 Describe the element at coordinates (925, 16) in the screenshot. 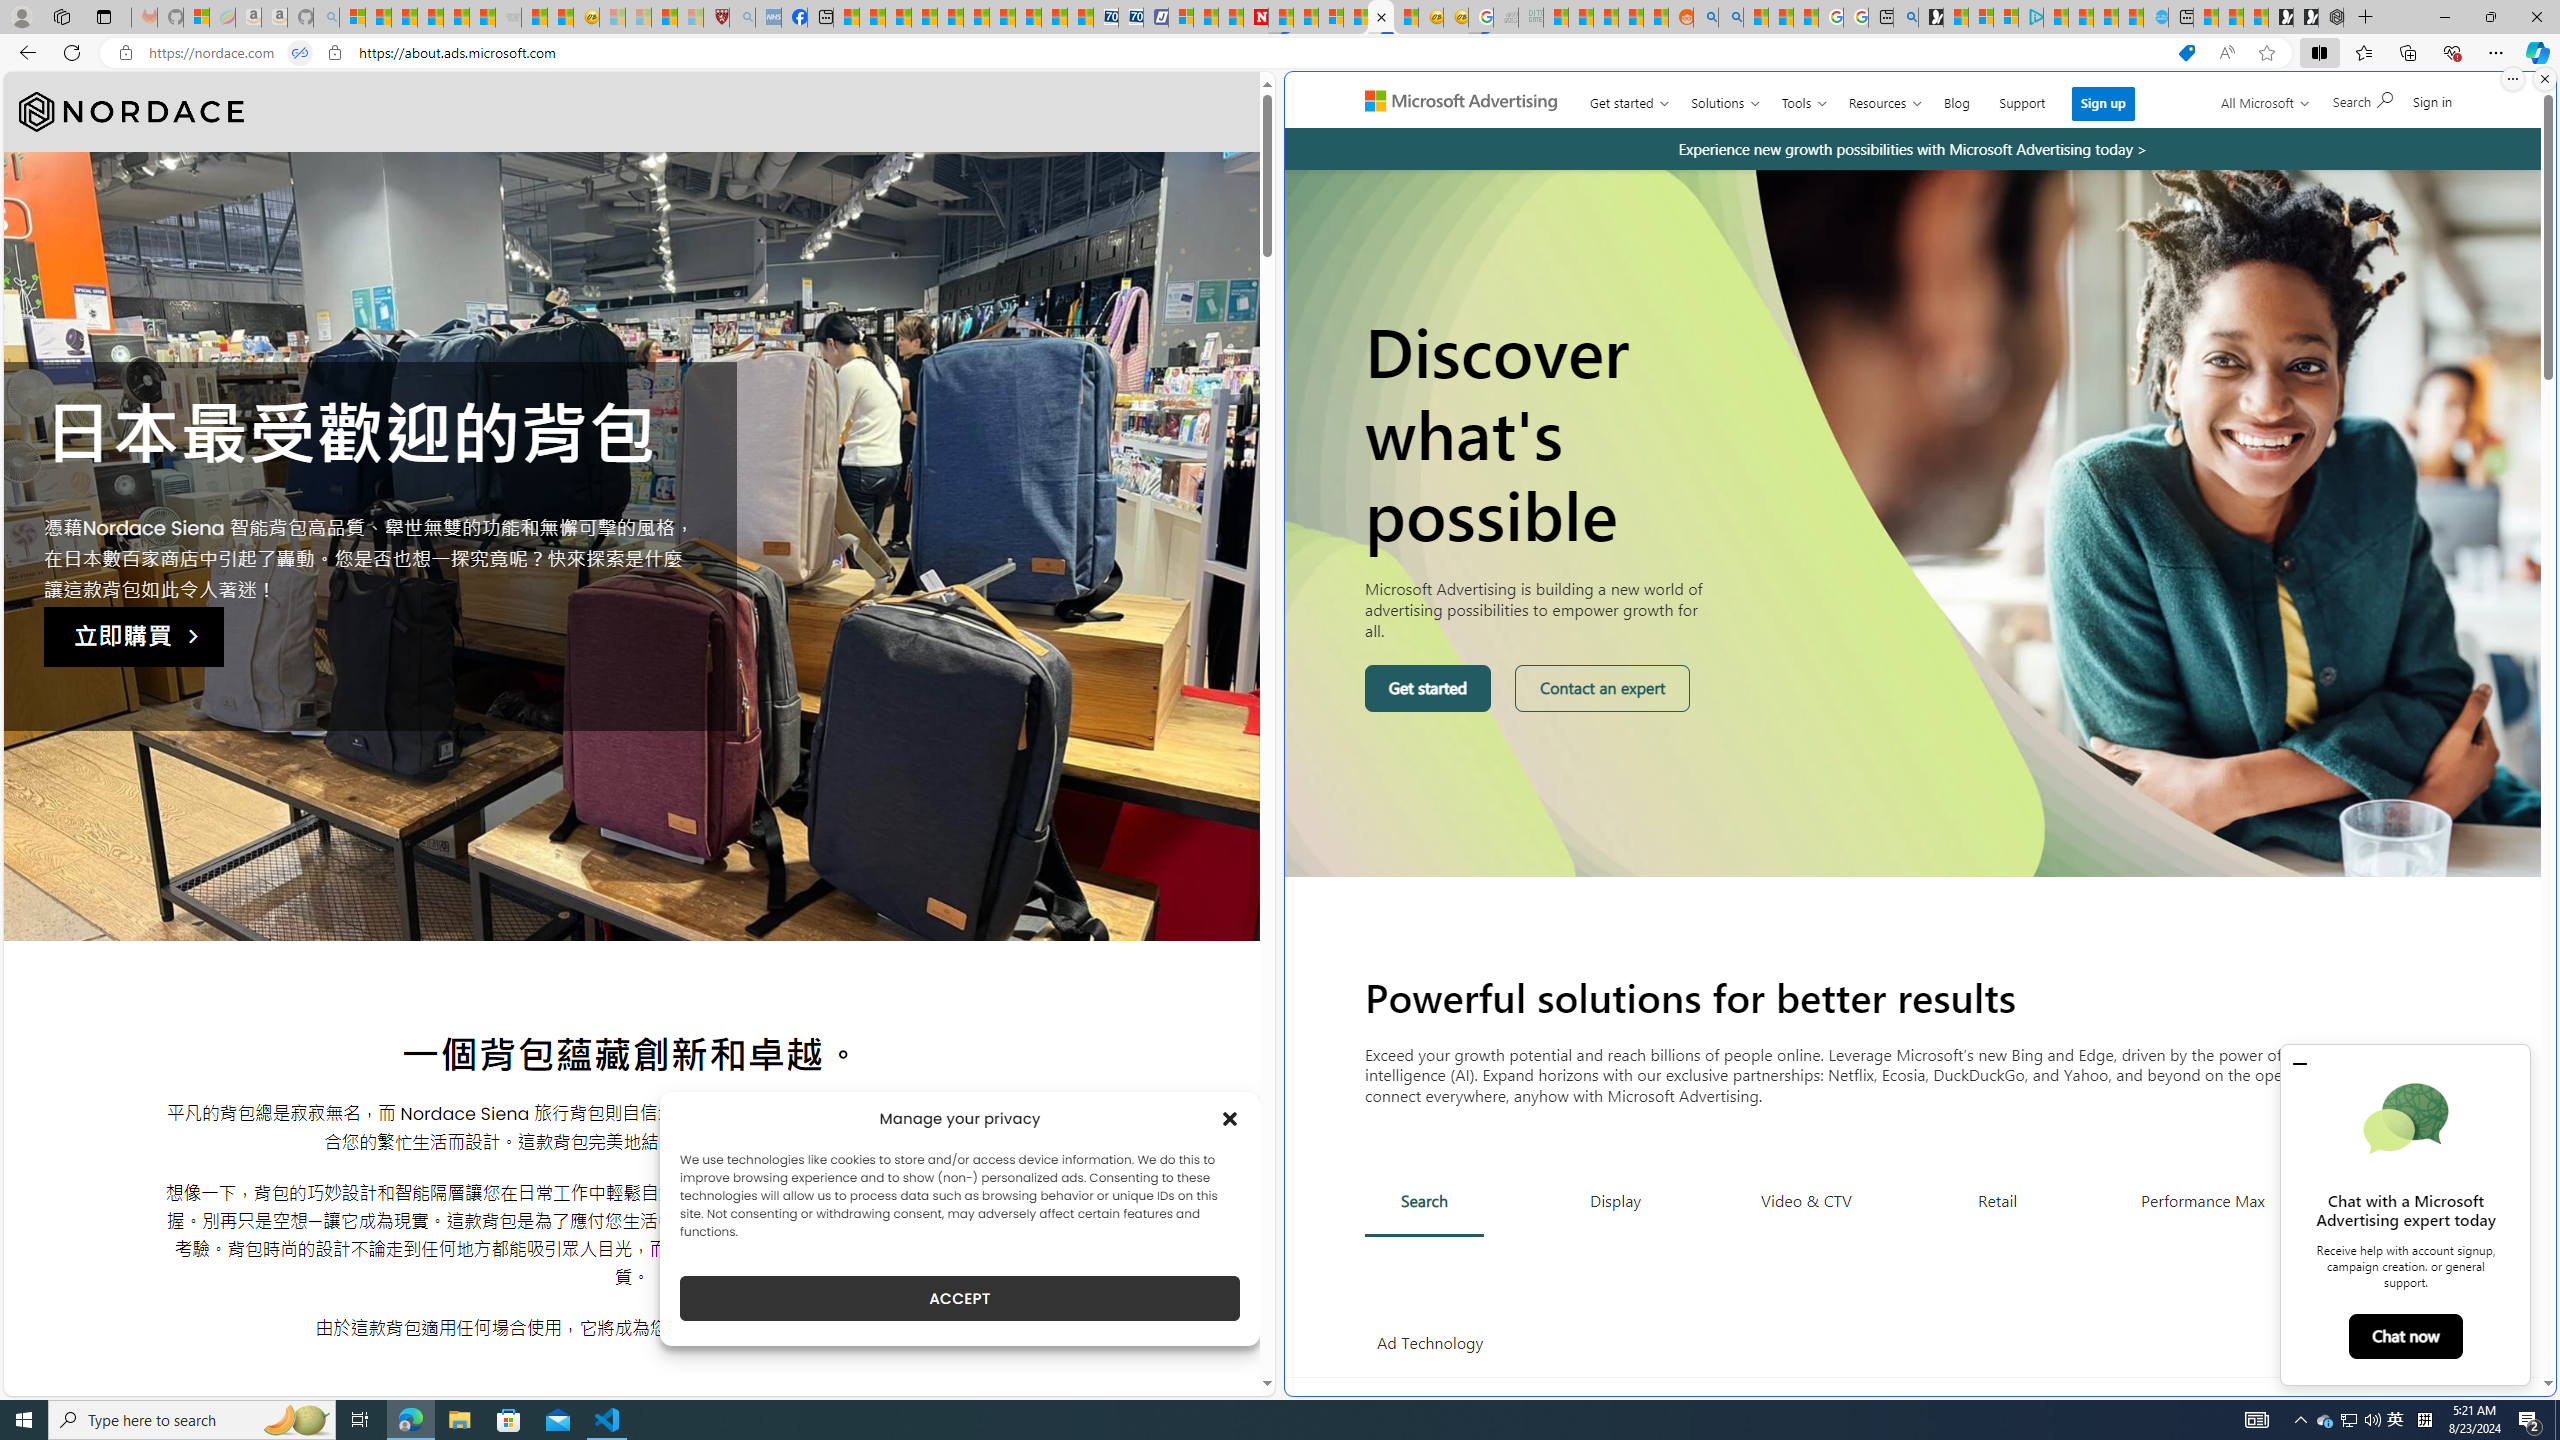

I see `'Climate Damage Becomes Too Severe To Reverse'` at that location.